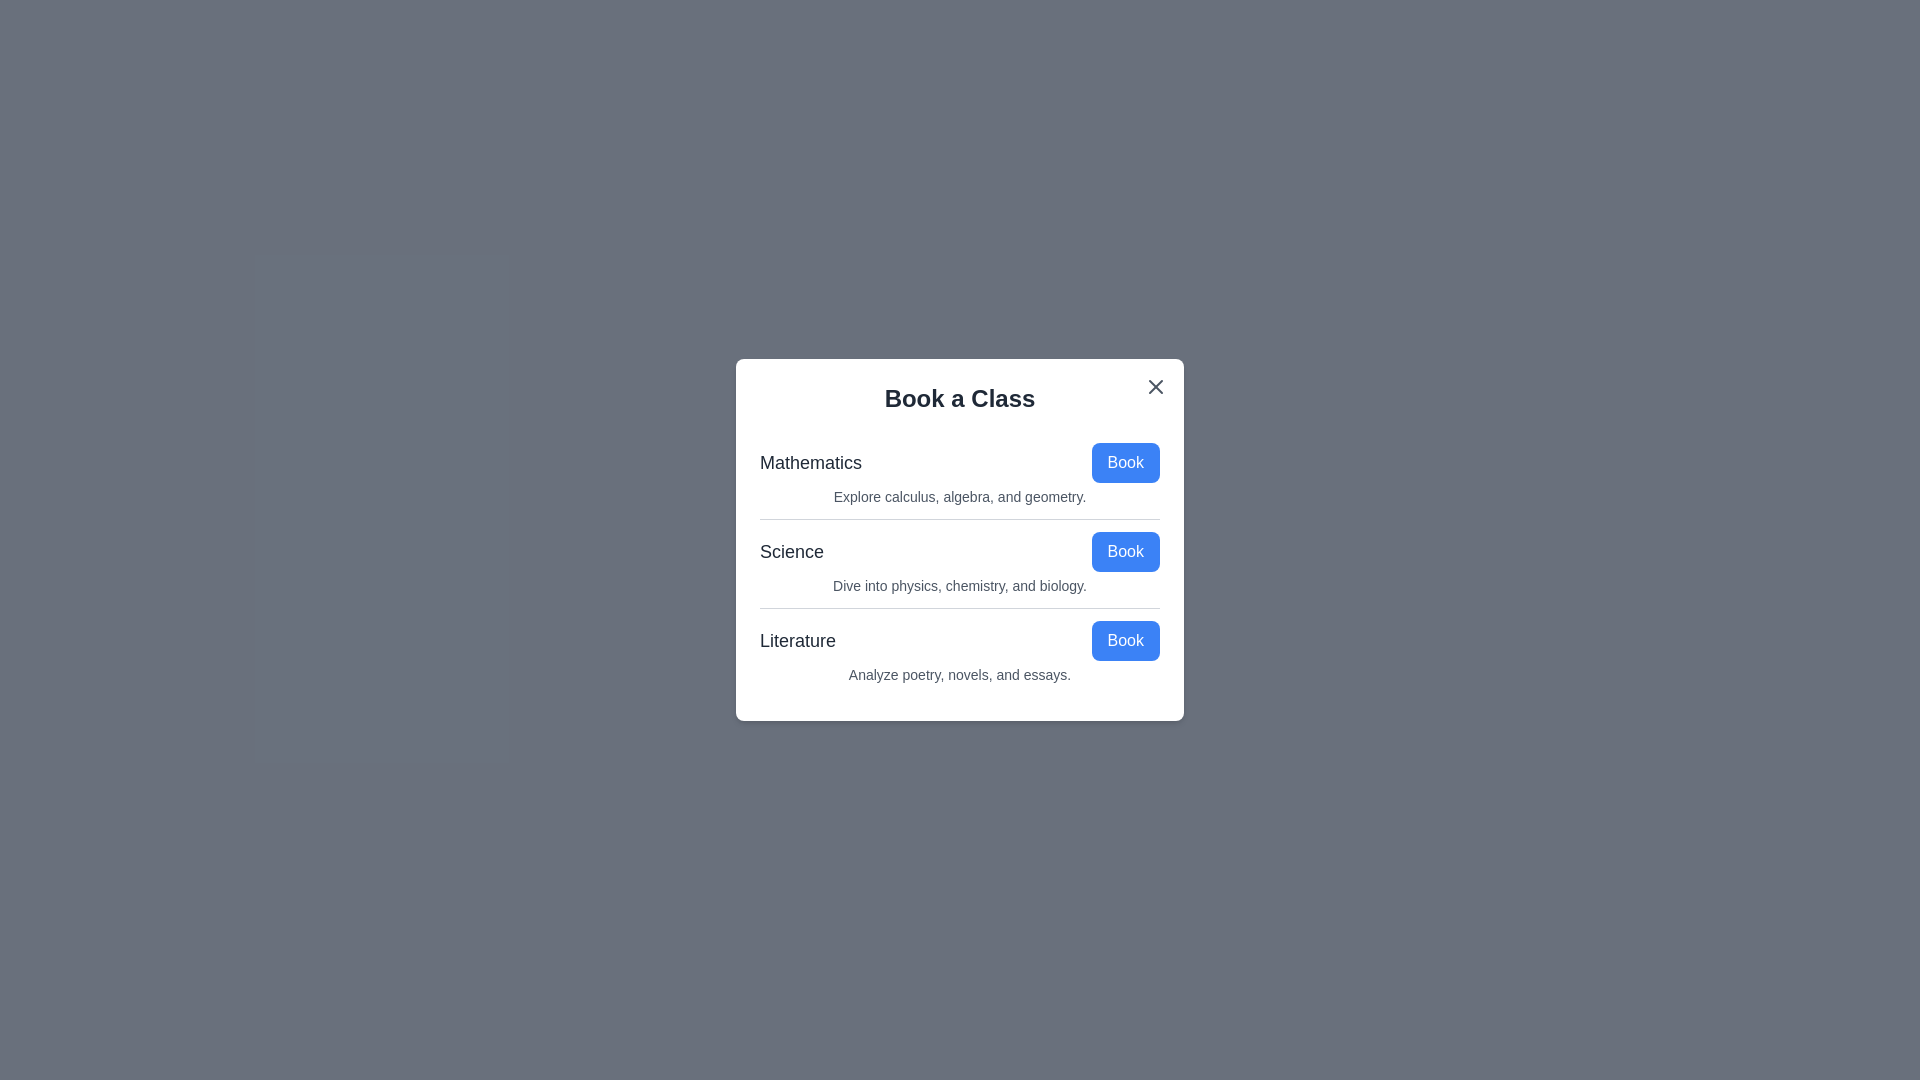 This screenshot has width=1920, height=1080. I want to click on the description of Mathematics to examine it, so click(960, 496).